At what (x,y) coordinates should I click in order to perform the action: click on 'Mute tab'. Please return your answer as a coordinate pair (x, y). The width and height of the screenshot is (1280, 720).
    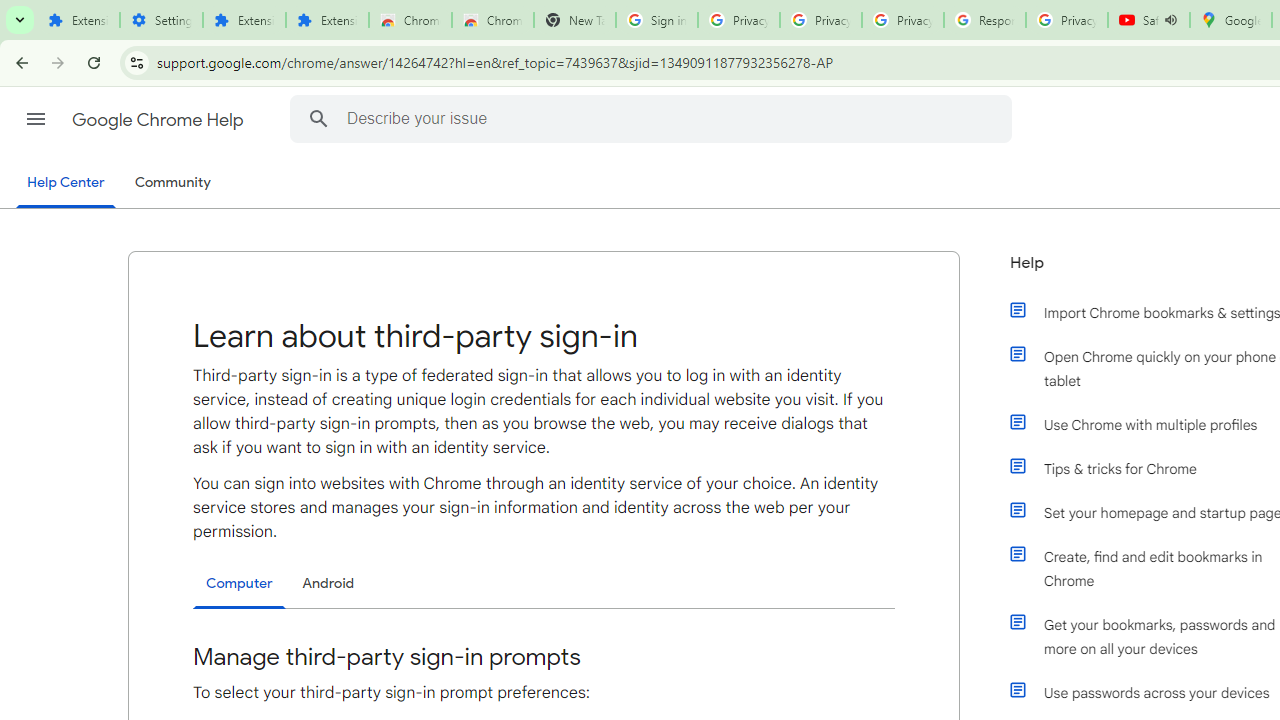
    Looking at the image, I should click on (1171, 20).